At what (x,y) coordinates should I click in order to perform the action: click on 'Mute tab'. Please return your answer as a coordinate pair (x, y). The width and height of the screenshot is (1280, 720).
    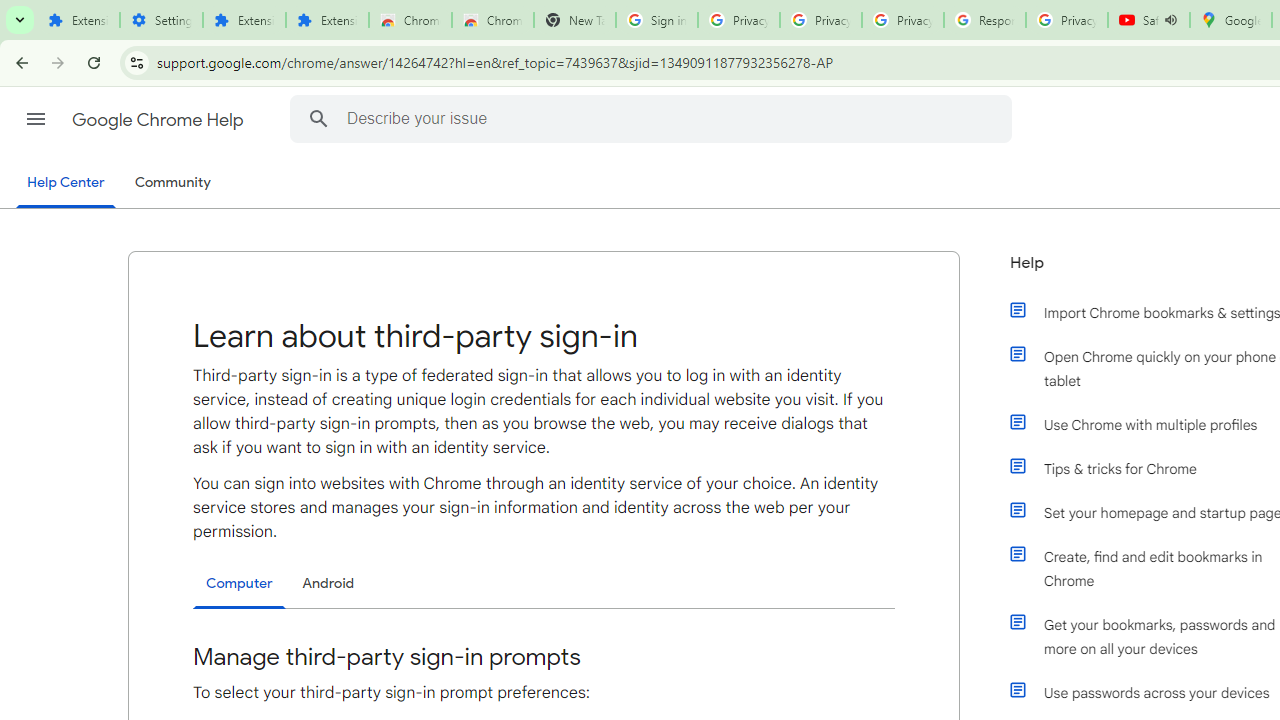
    Looking at the image, I should click on (1171, 20).